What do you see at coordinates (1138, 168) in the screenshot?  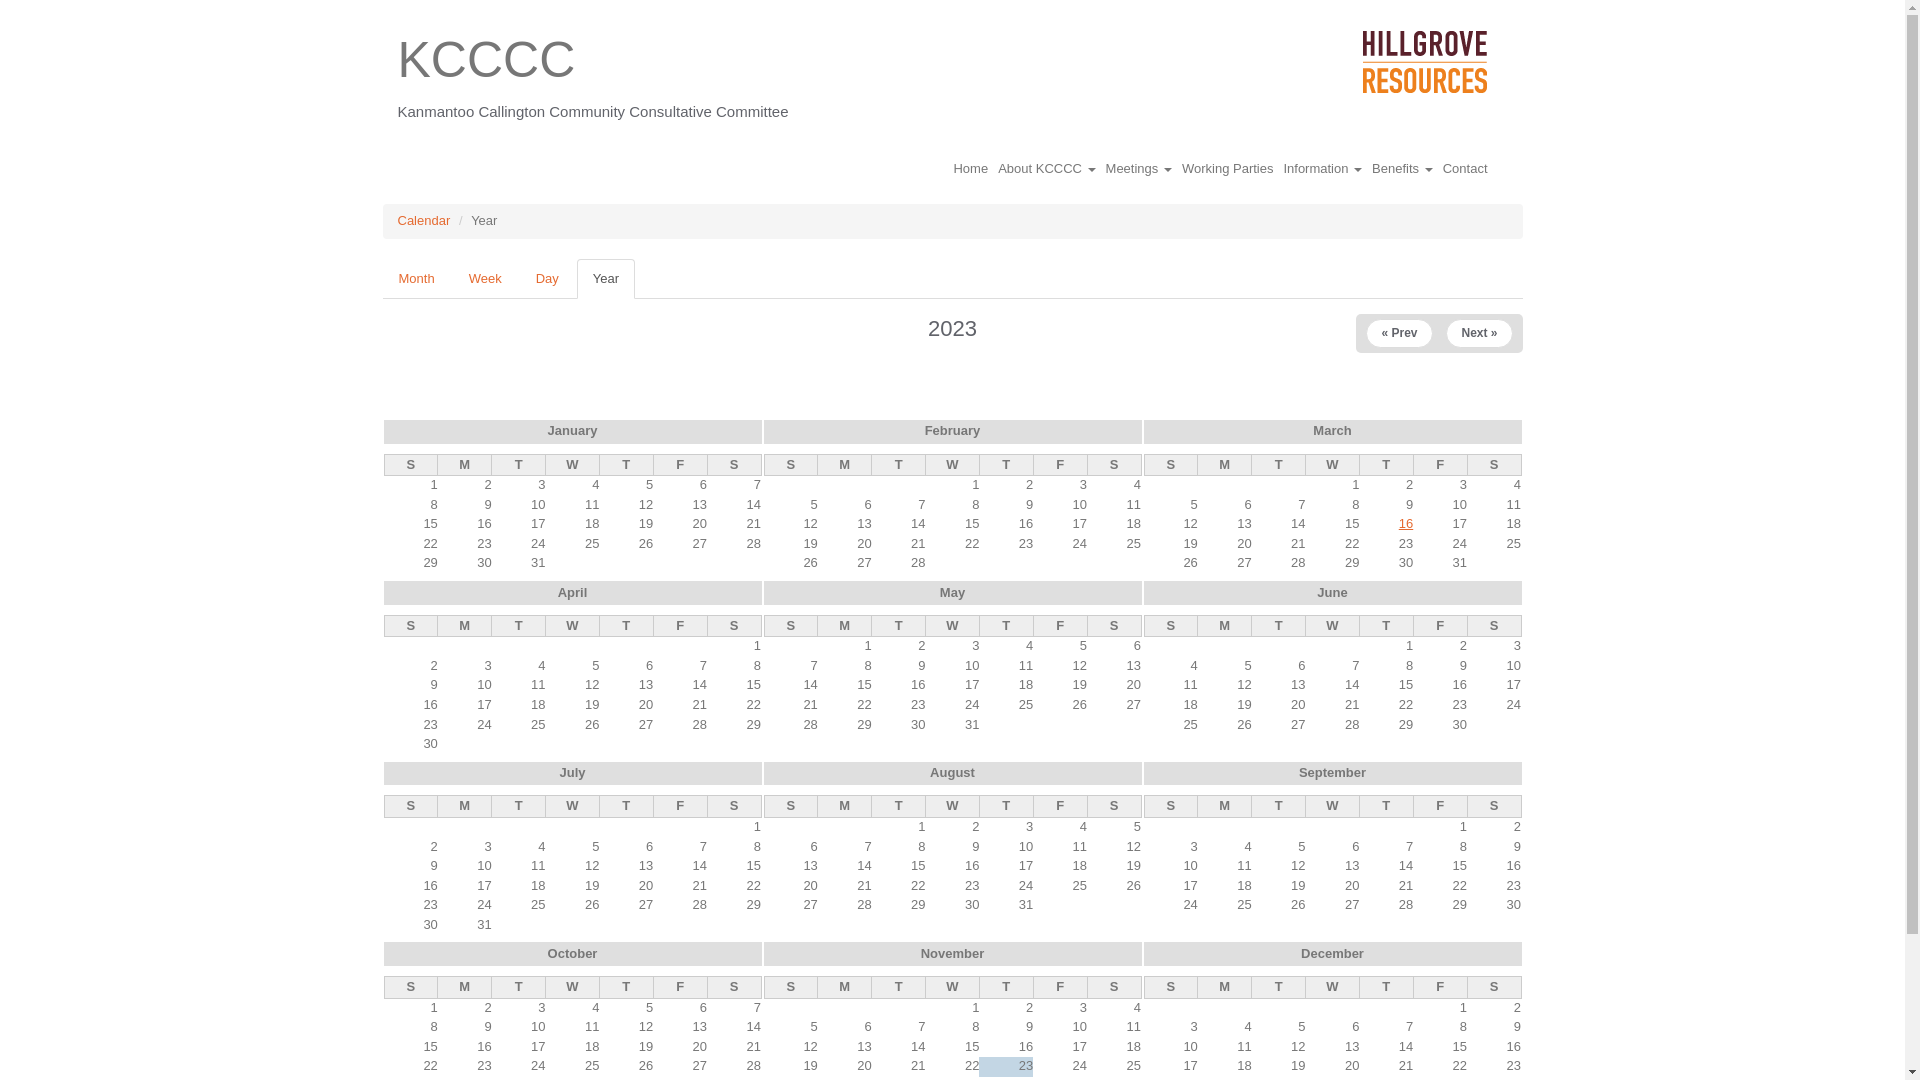 I see `'Meetings'` at bounding box center [1138, 168].